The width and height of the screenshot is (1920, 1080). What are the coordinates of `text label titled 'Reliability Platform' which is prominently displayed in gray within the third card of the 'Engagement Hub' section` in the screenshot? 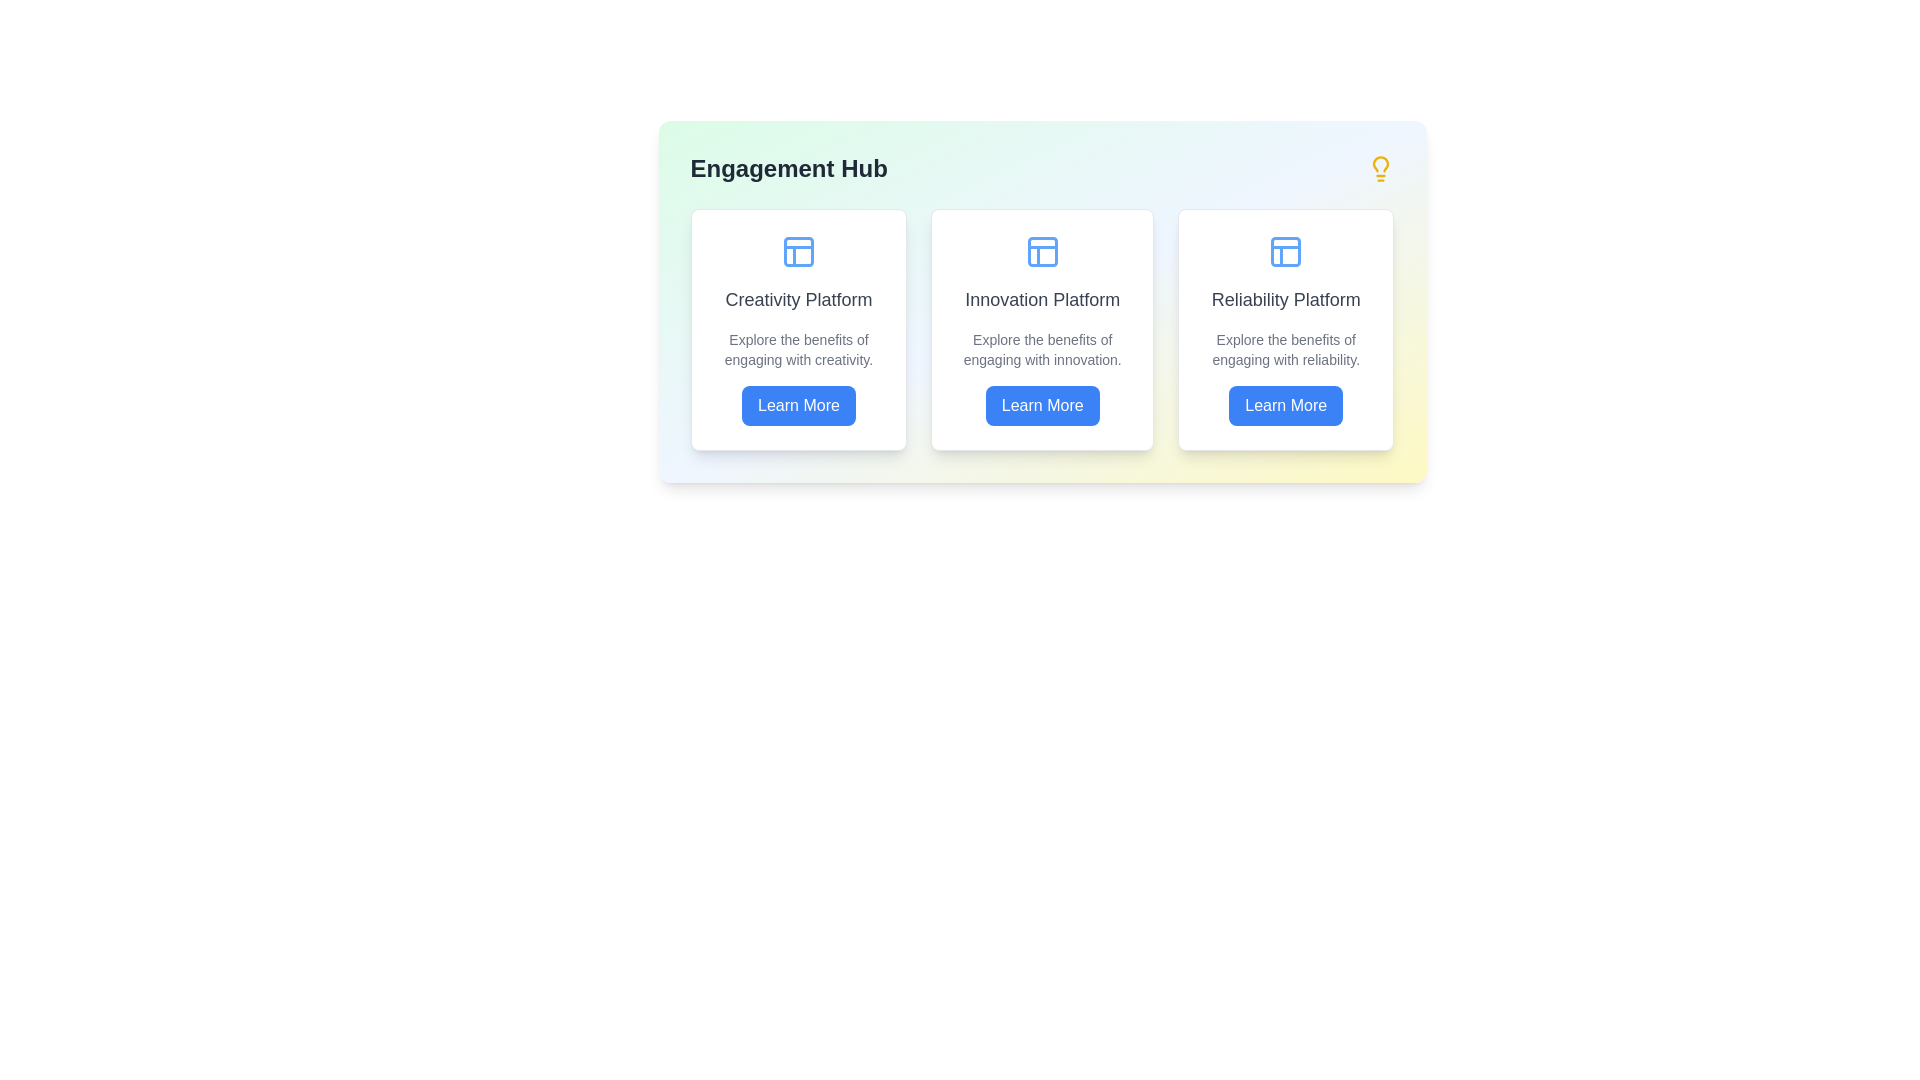 It's located at (1286, 300).